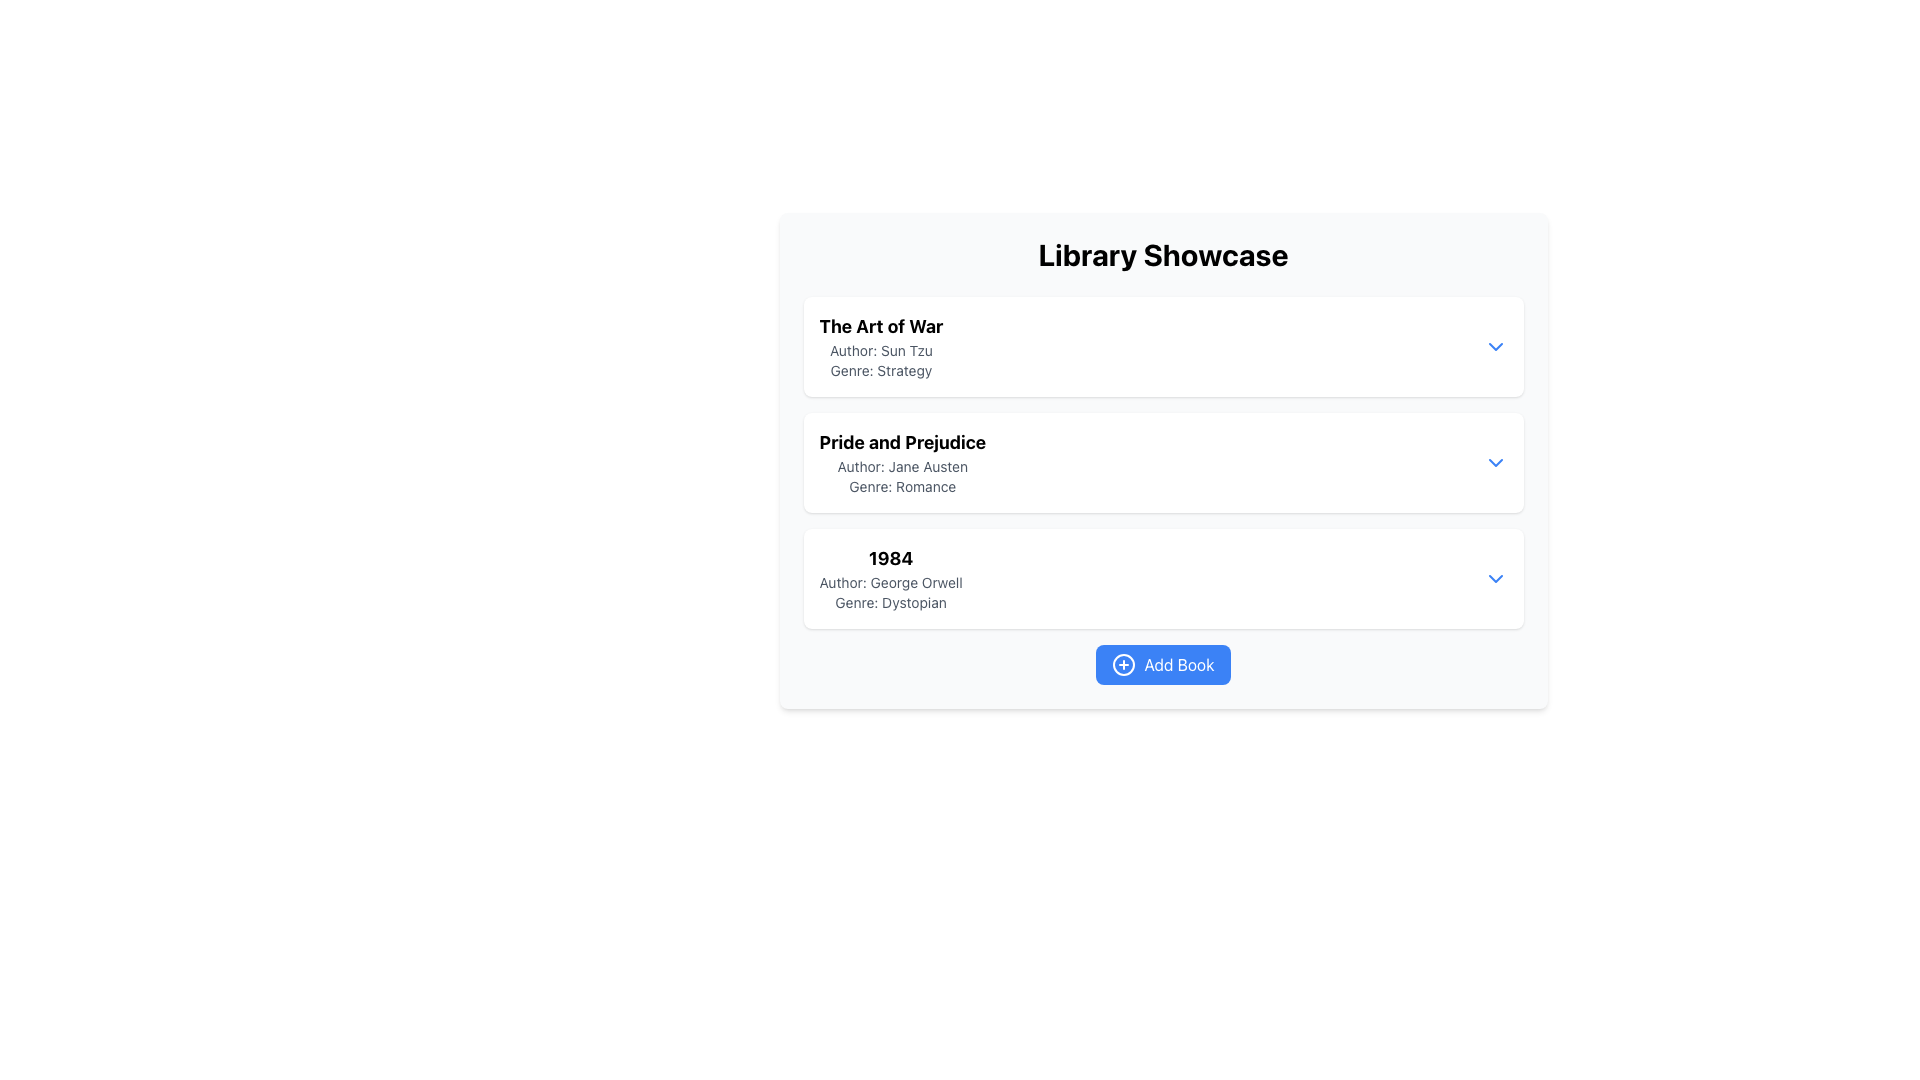 The height and width of the screenshot is (1080, 1920). What do you see at coordinates (1163, 664) in the screenshot?
I see `the blue rectangular 'Add Book' button with a plus icon` at bounding box center [1163, 664].